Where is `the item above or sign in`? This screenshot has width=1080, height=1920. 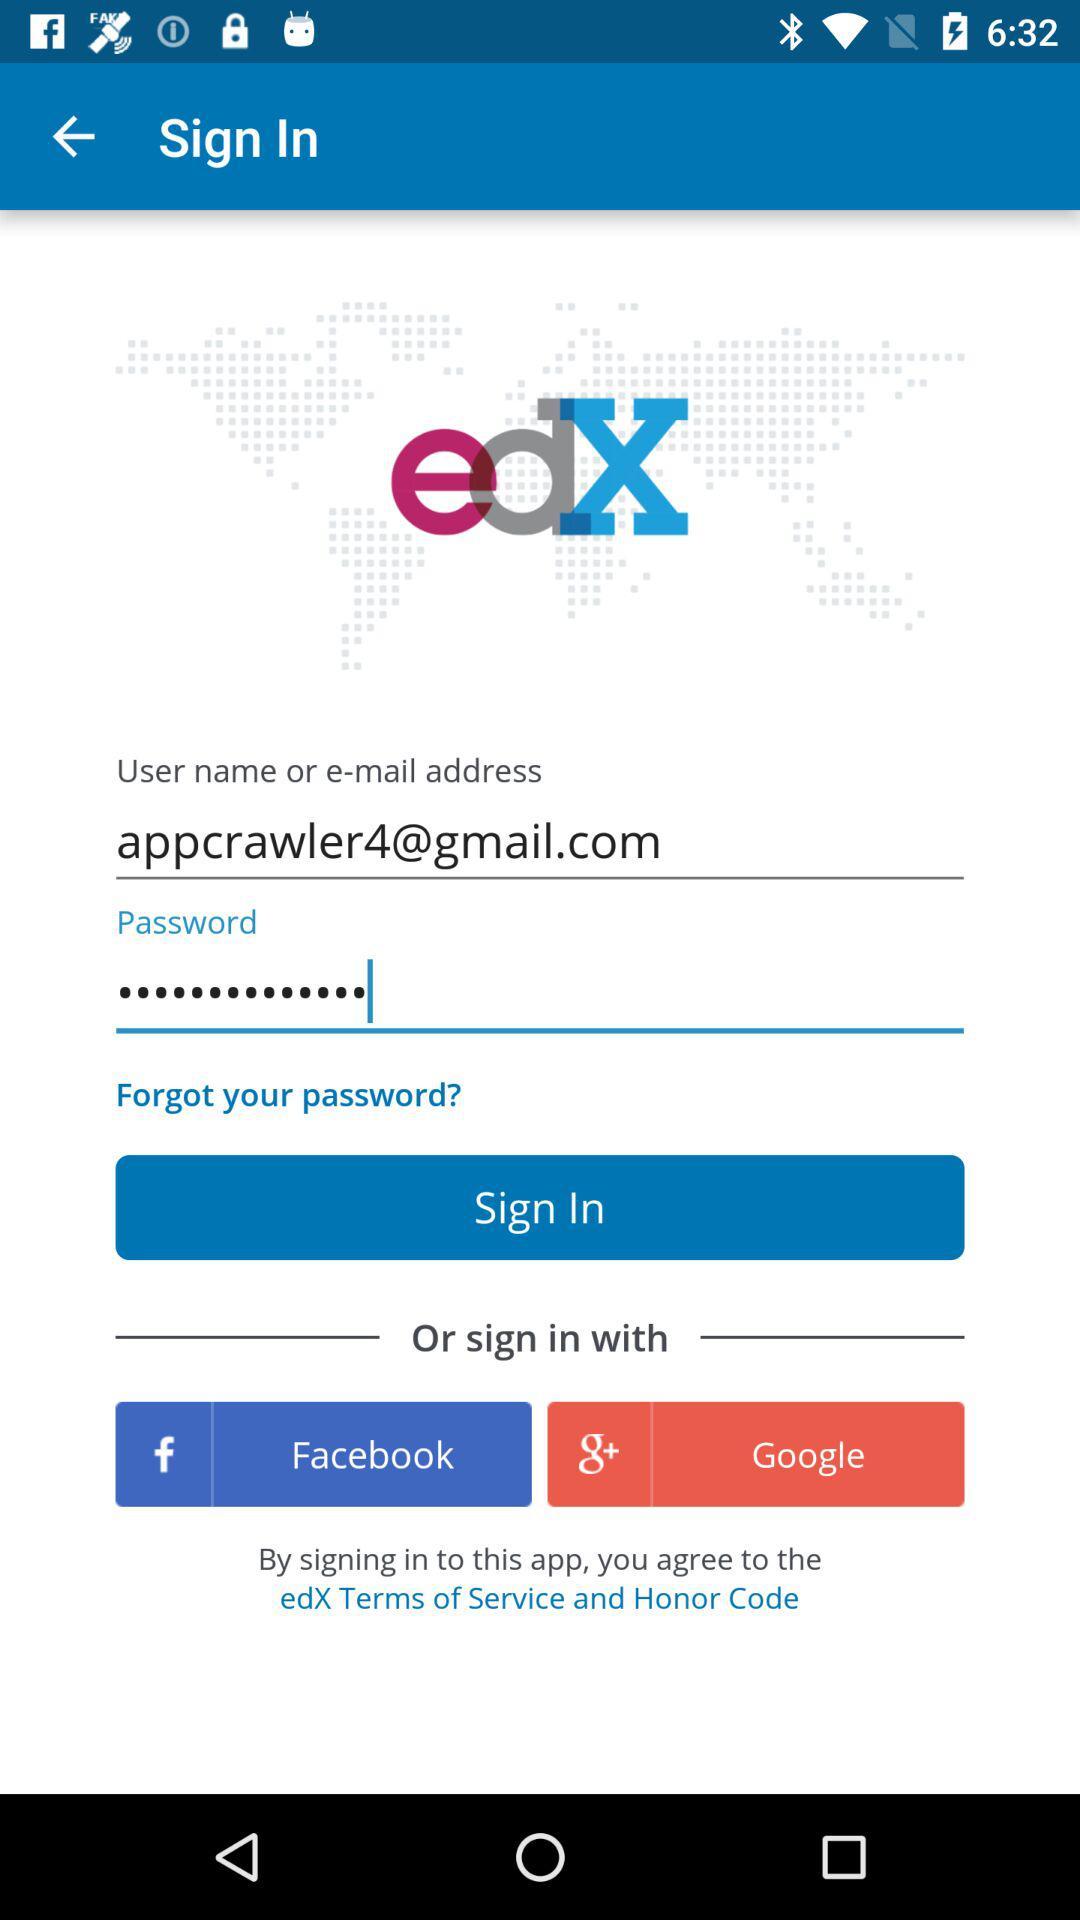
the item above or sign in is located at coordinates (288, 1092).